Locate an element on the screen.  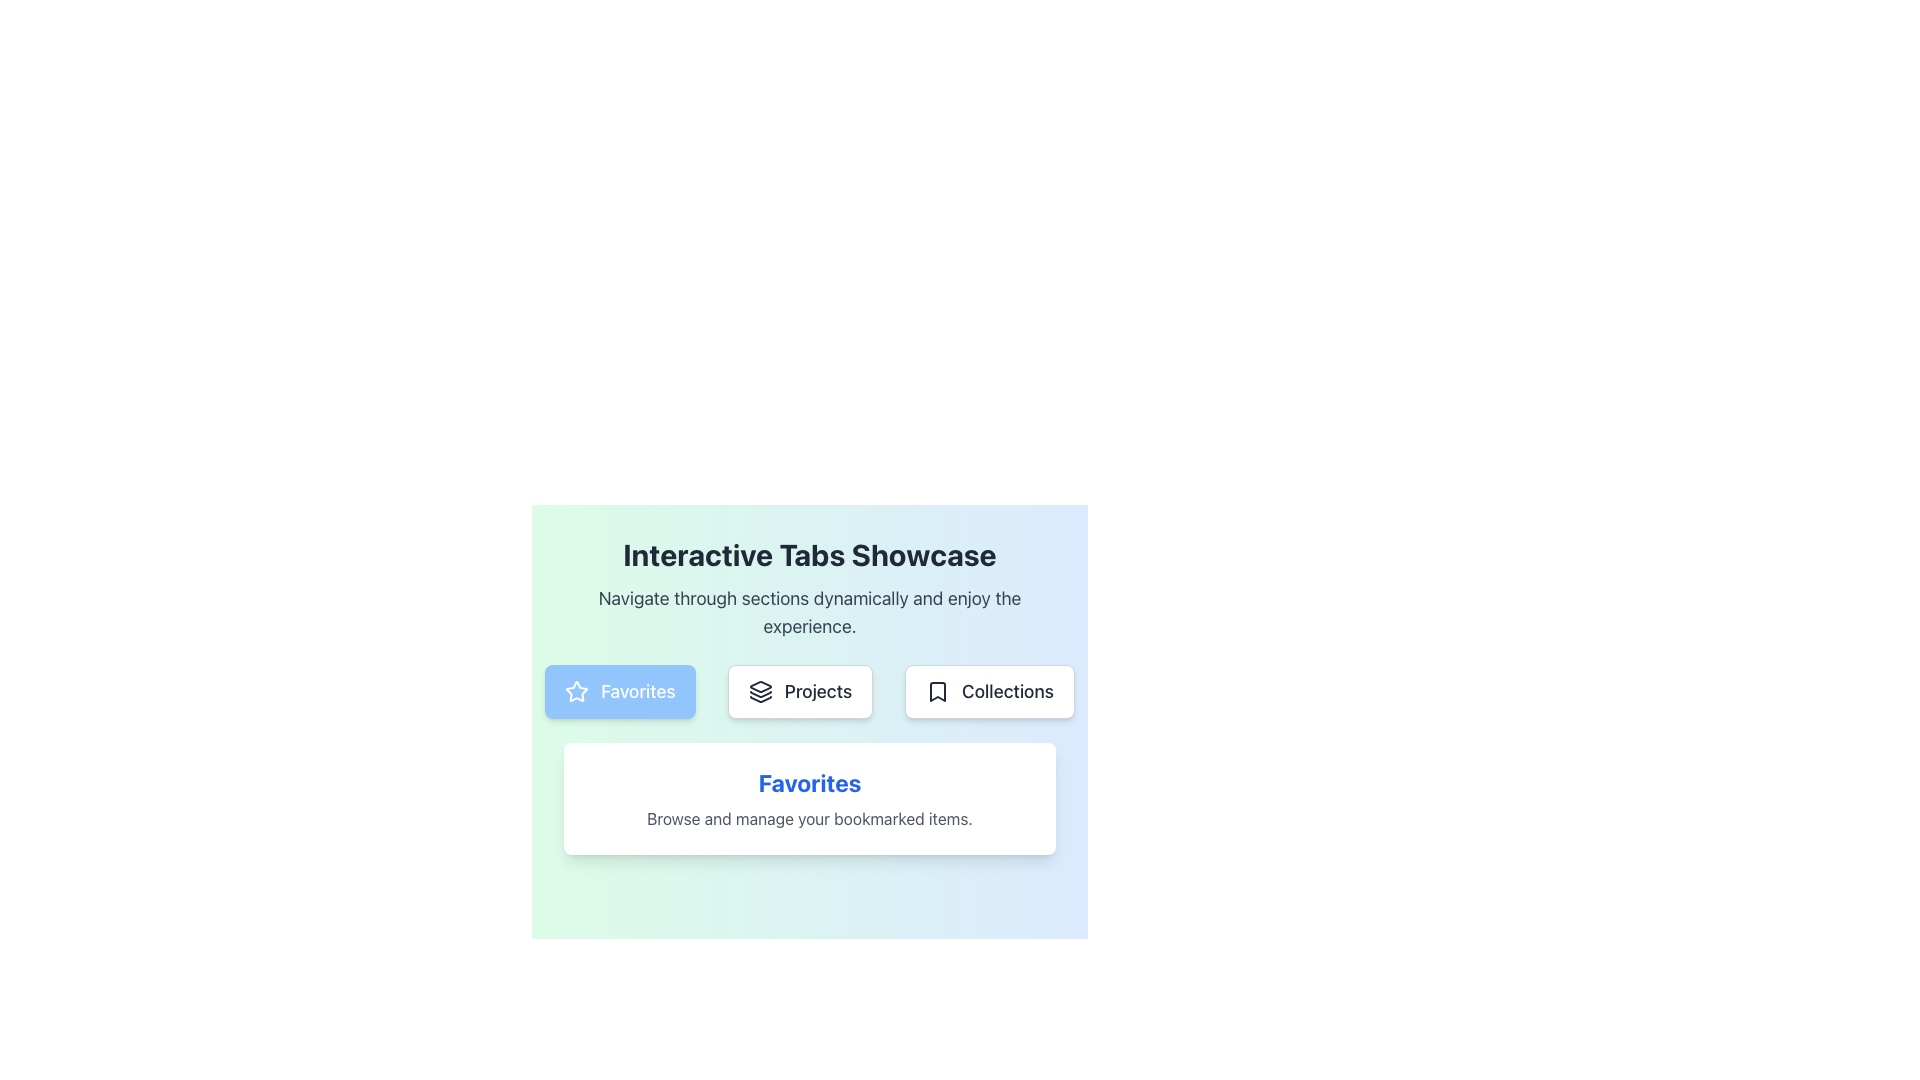
the Informational Text Block that describes the functionality of the interface, located above the interactive buttons 'Favorites', 'Projects', and 'Collections' is located at coordinates (810, 588).